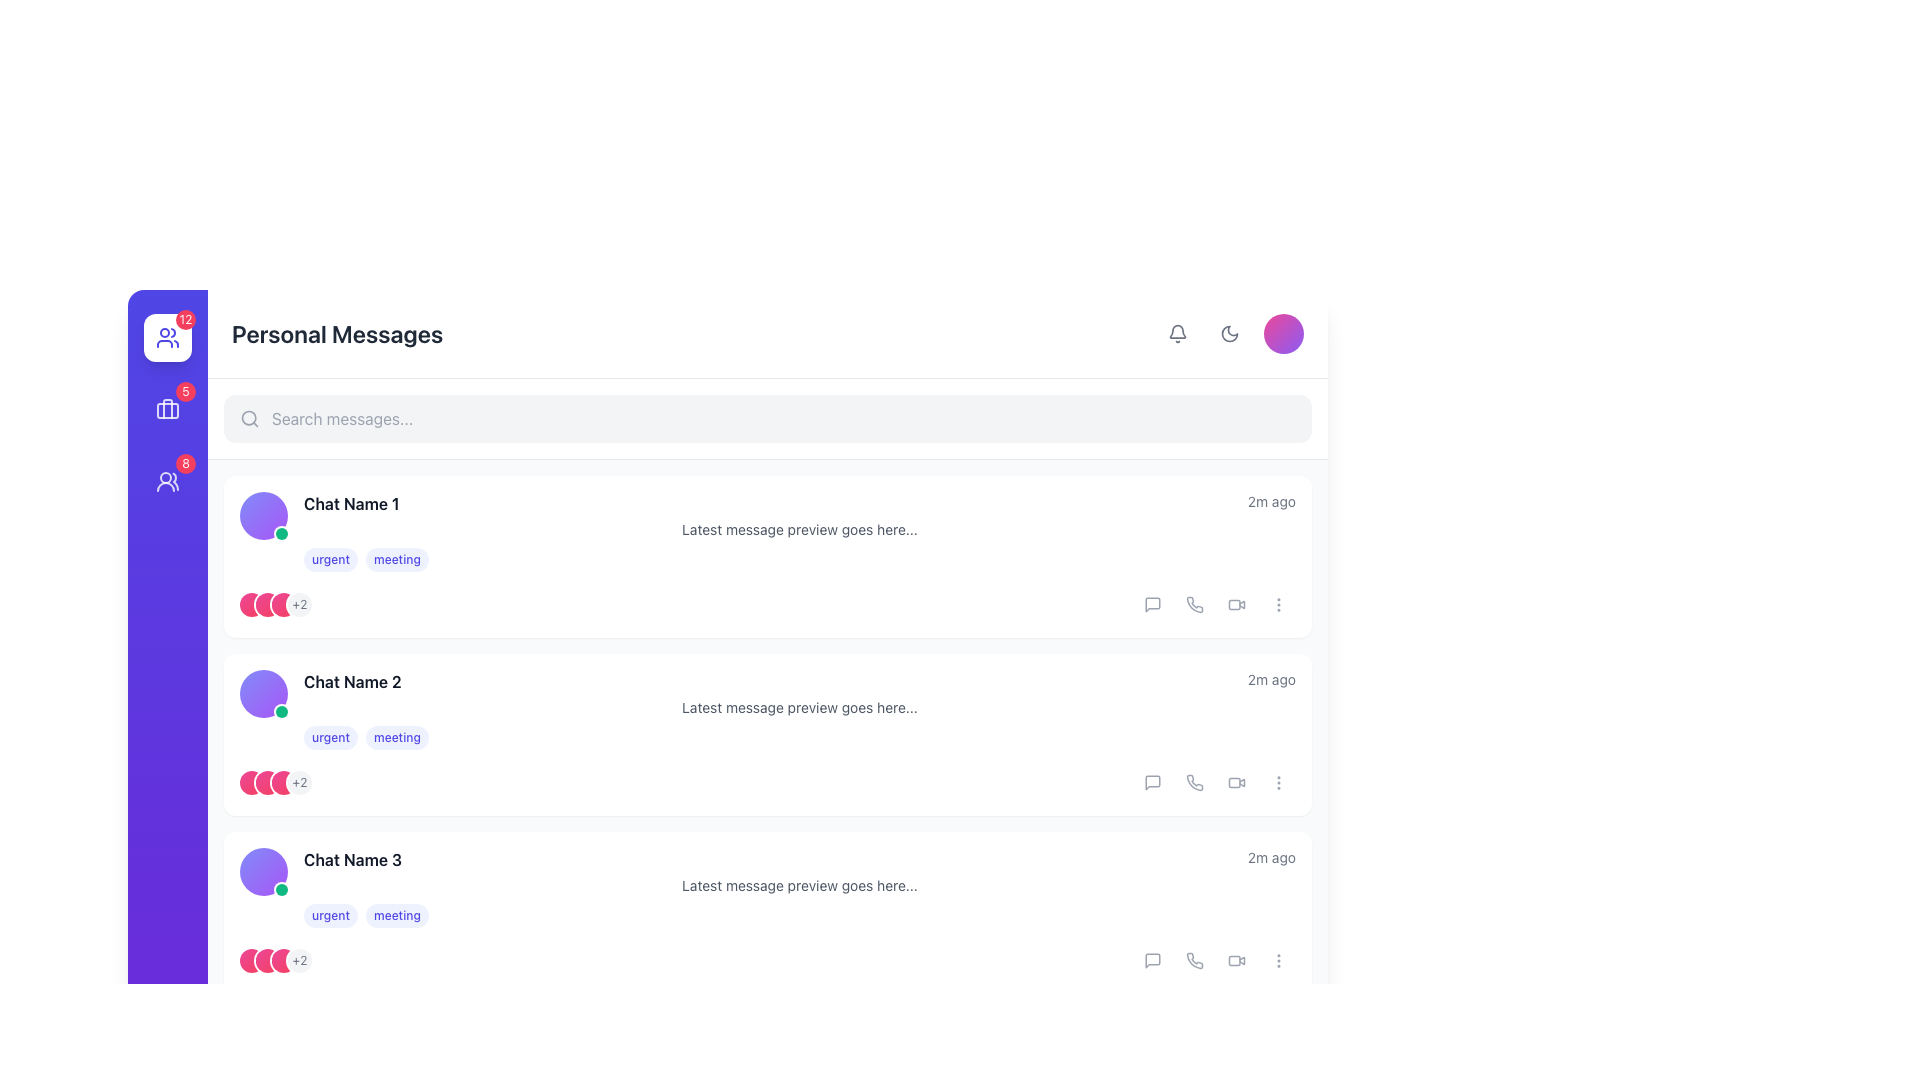  Describe the element at coordinates (1195, 604) in the screenshot. I see `the phone icon in the chat user interface to initiate a call` at that location.